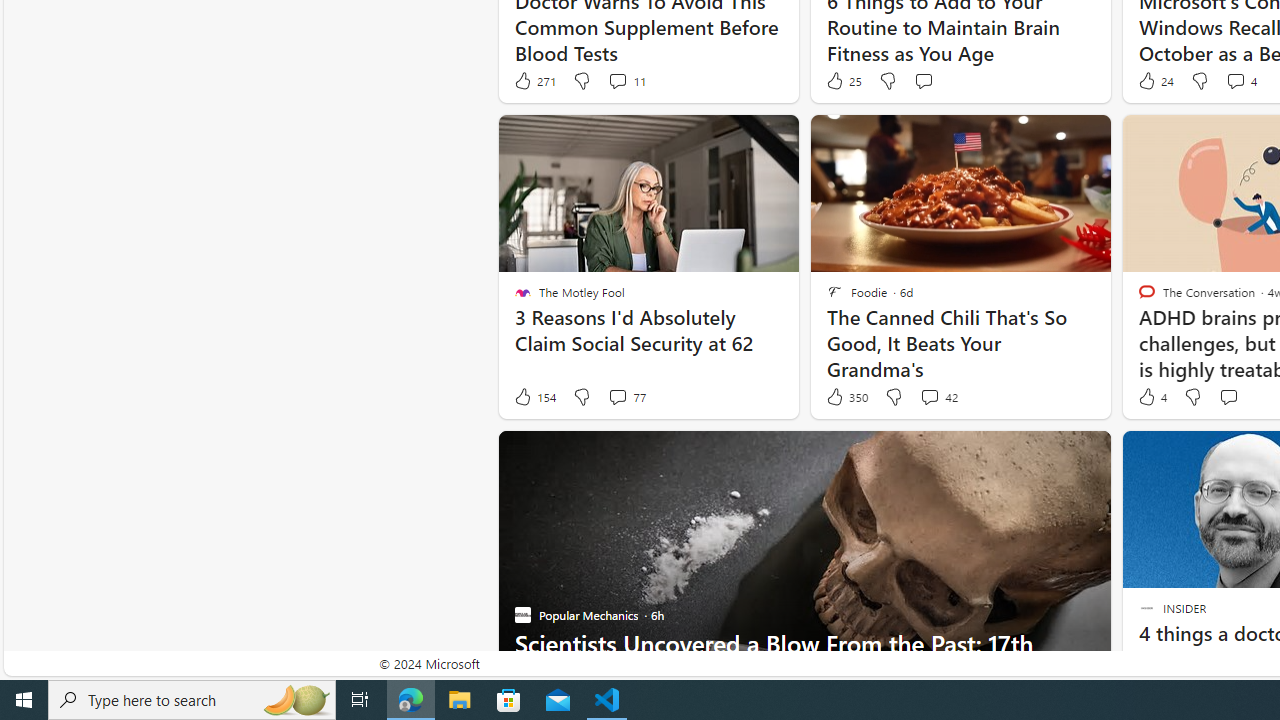 The width and height of the screenshot is (1280, 720). I want to click on 'View comments 77 Comment', so click(616, 397).